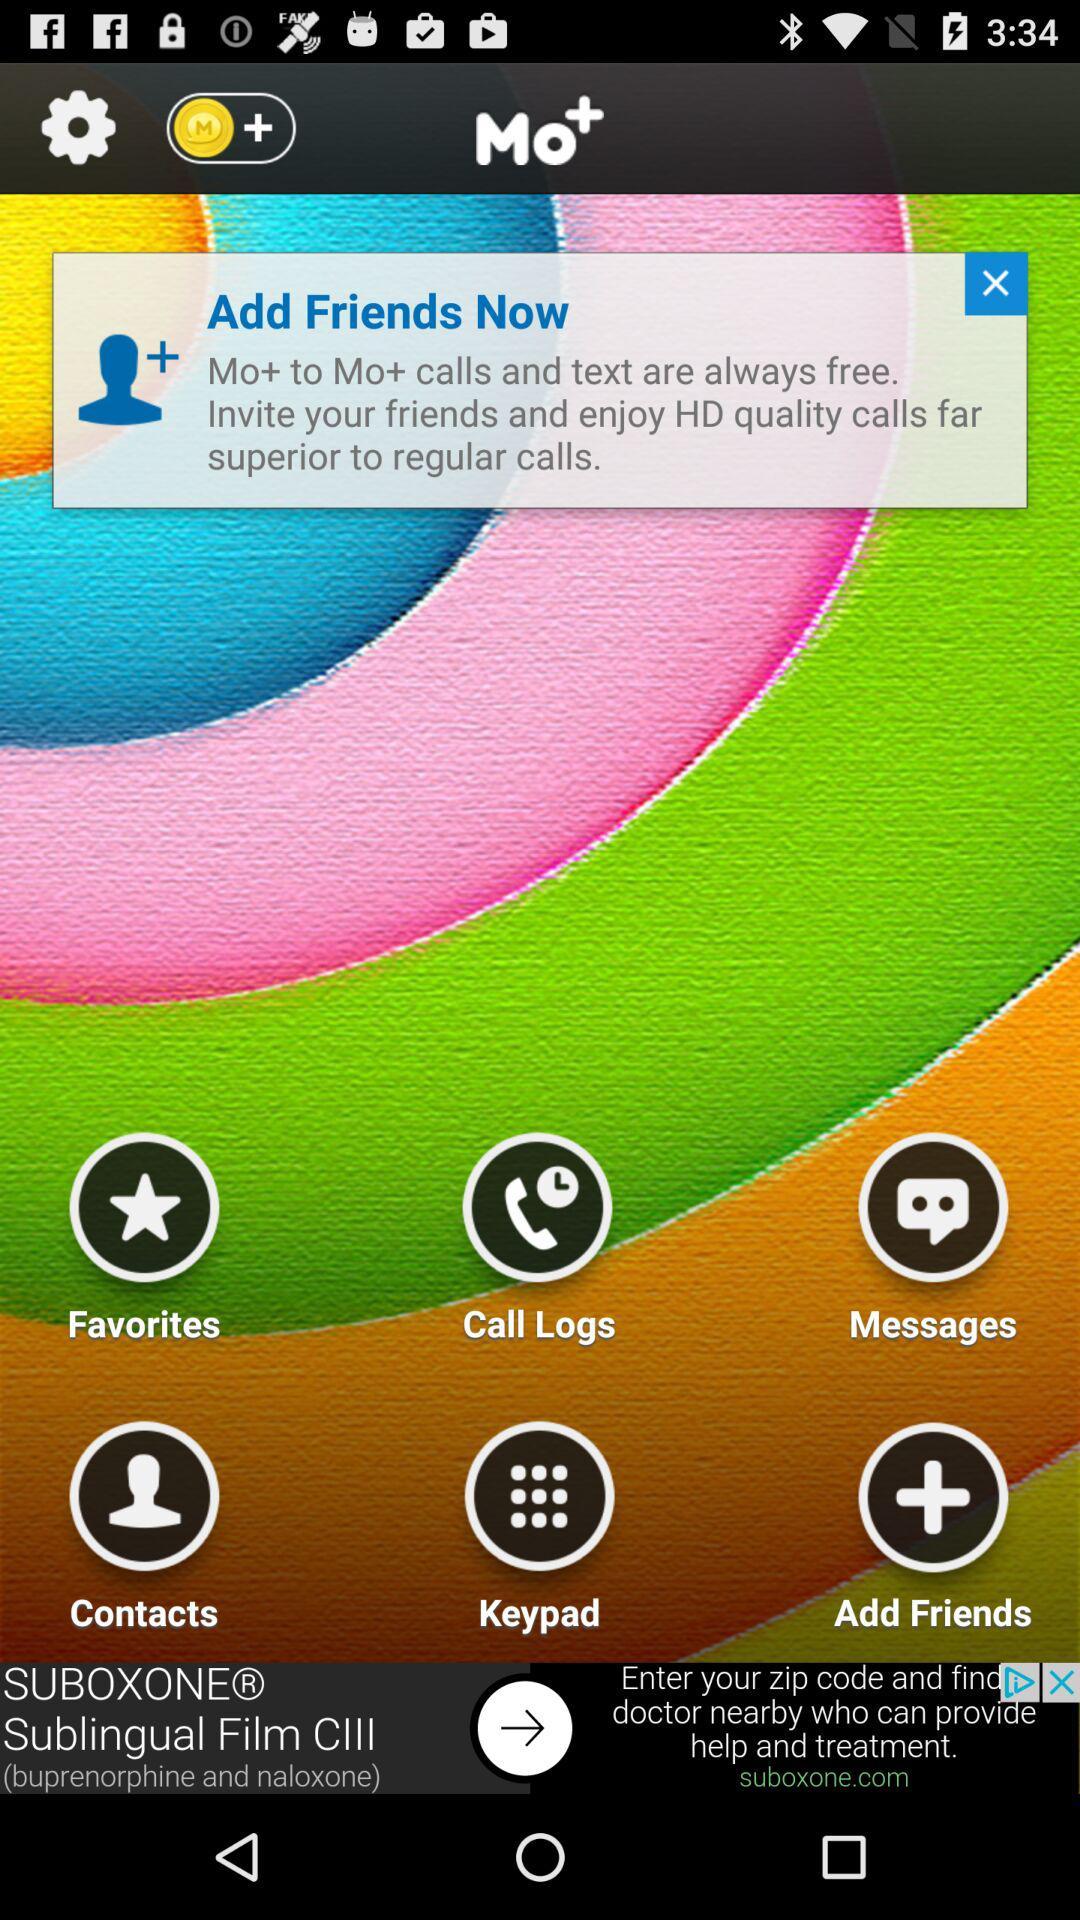 The height and width of the screenshot is (1920, 1080). What do you see at coordinates (77, 127) in the screenshot?
I see `setting option` at bounding box center [77, 127].